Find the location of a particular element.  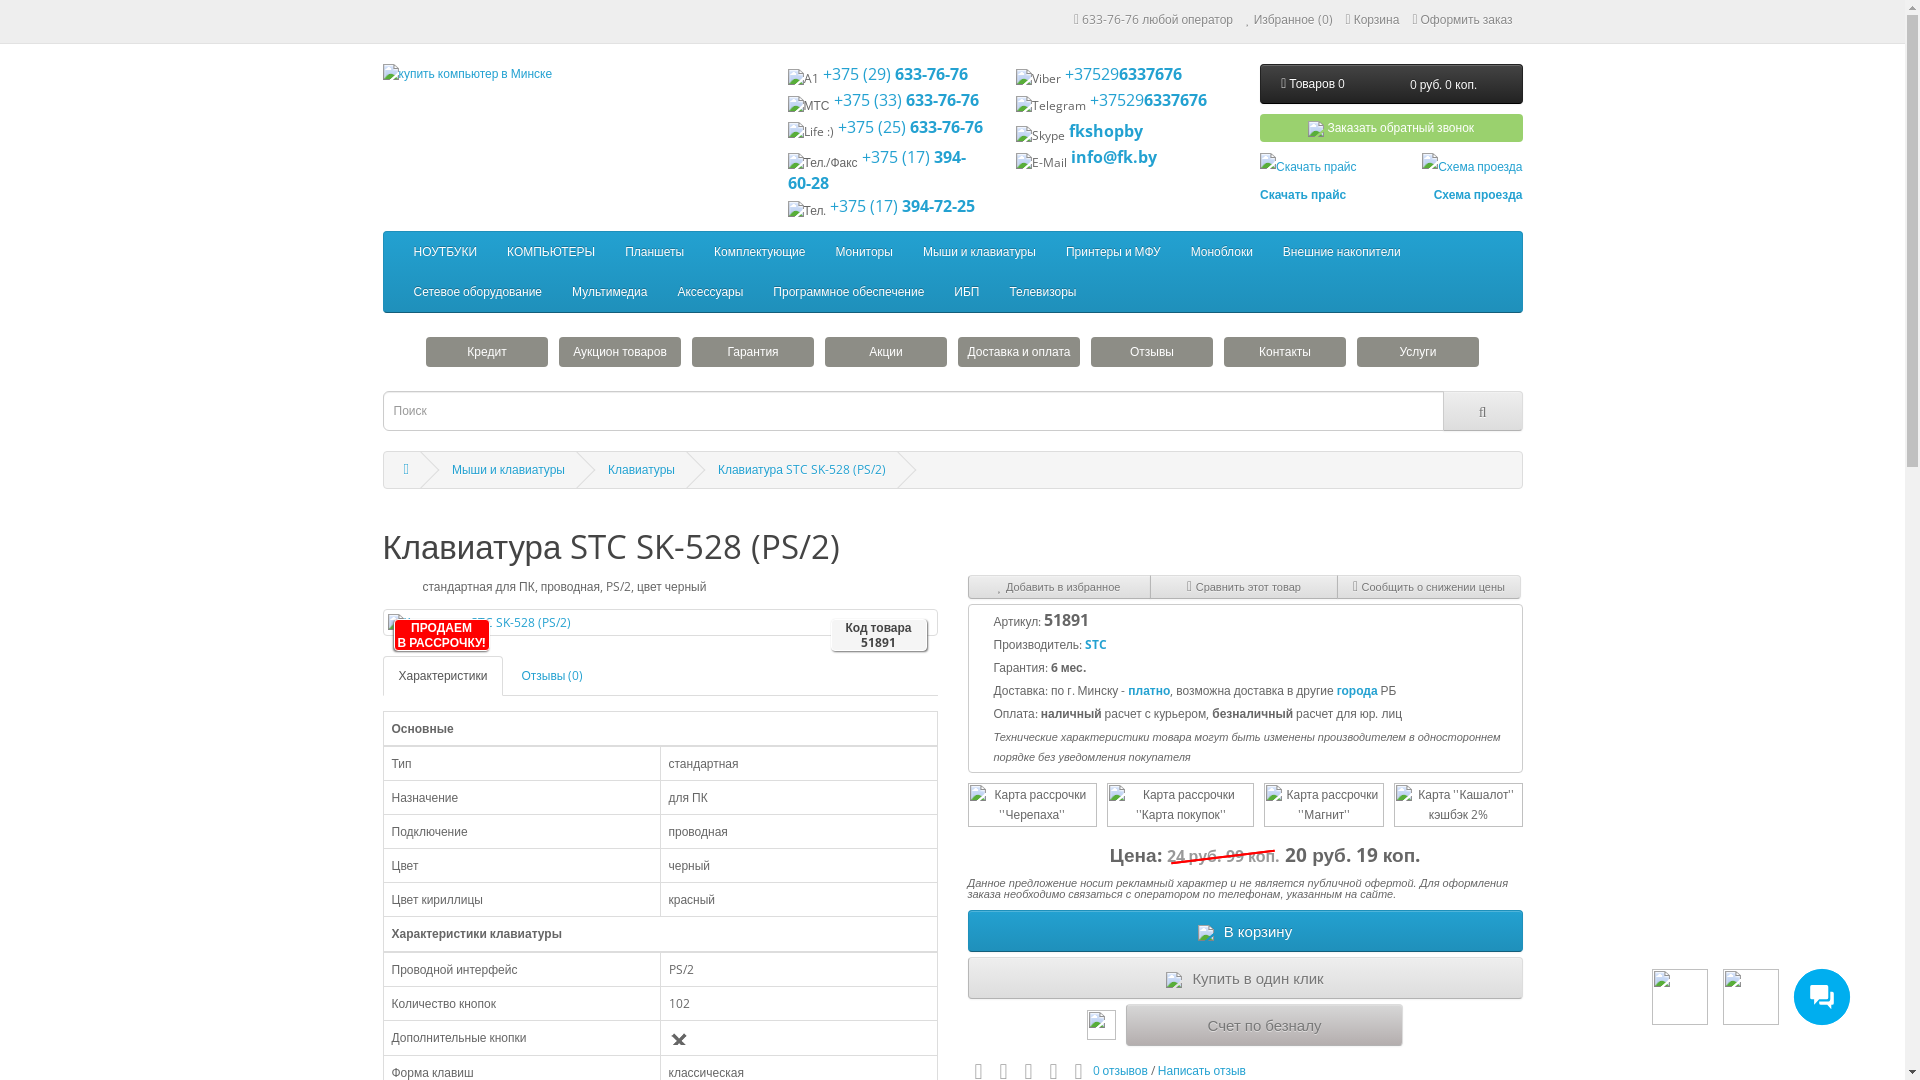

'+375 (33) 633-76-76' is located at coordinates (905, 100).